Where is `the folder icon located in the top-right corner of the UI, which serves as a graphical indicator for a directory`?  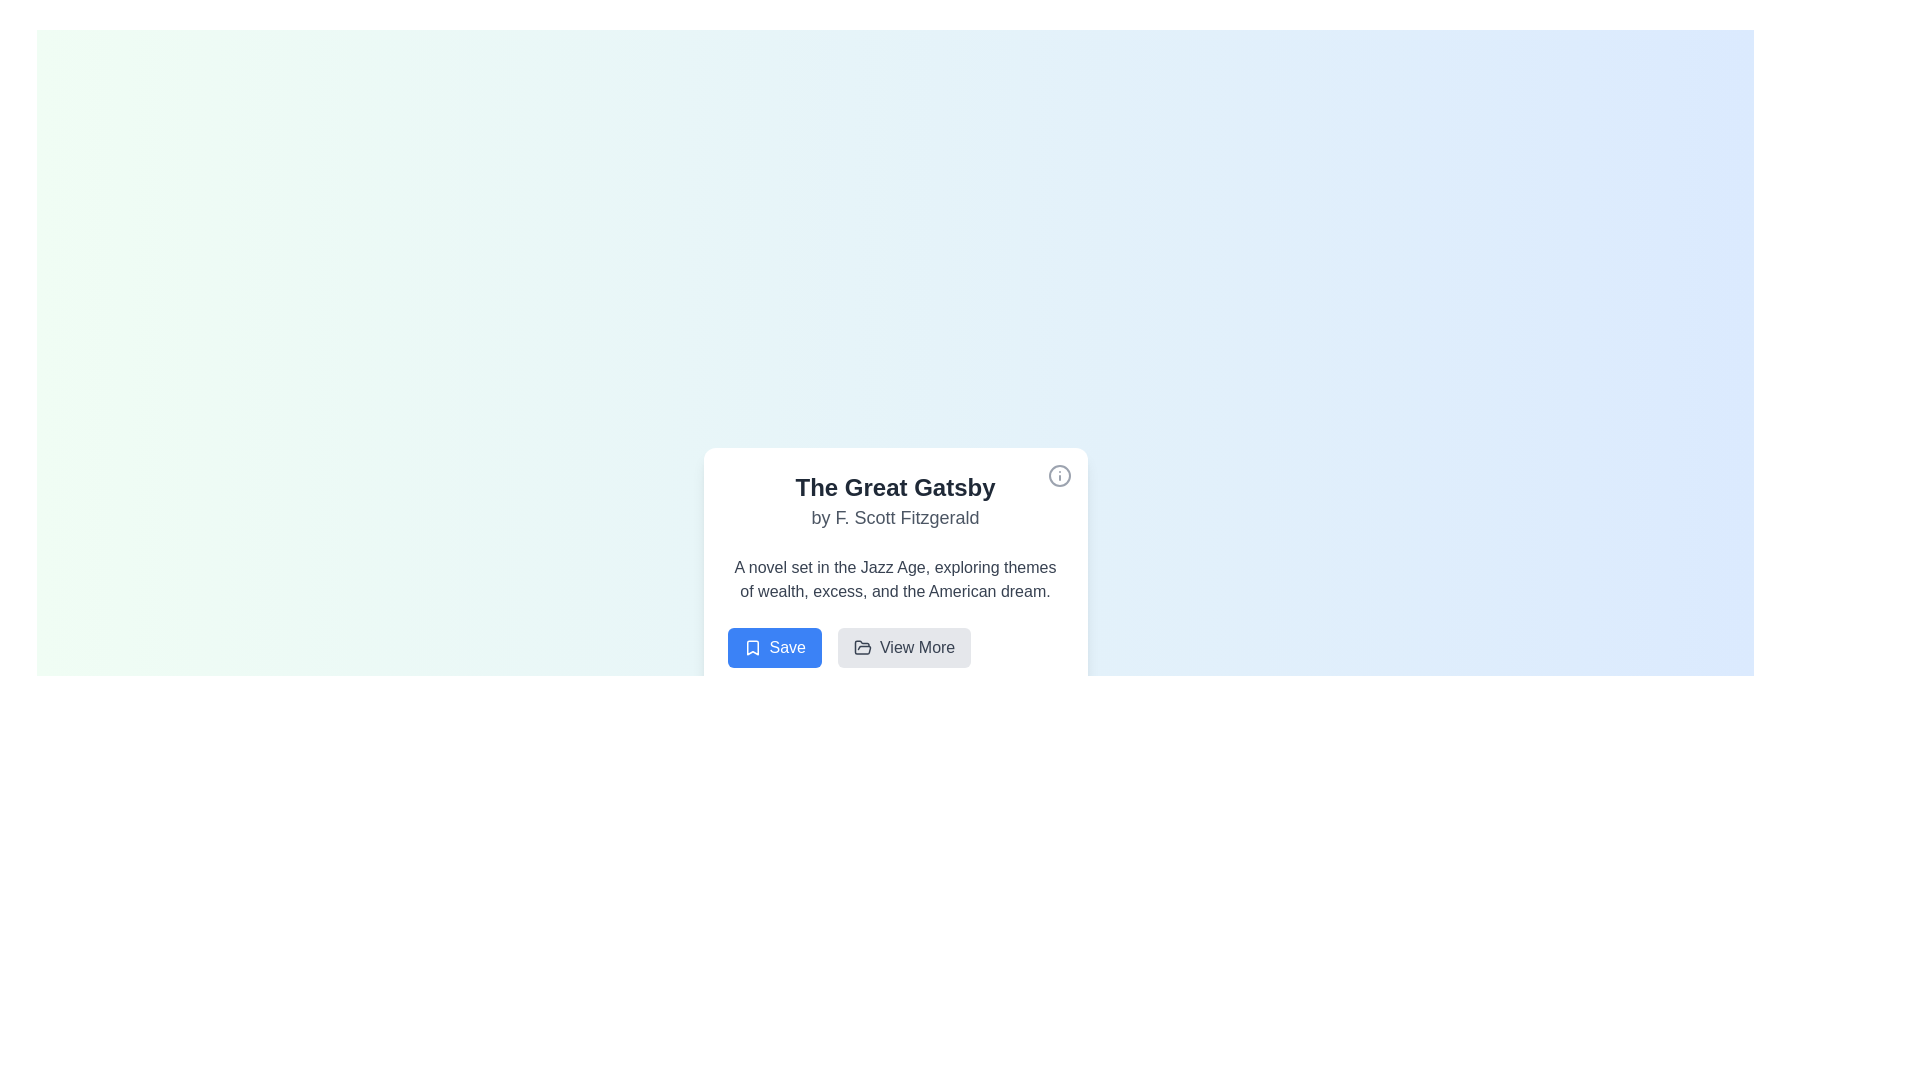
the folder icon located in the top-right corner of the UI, which serves as a graphical indicator for a directory is located at coordinates (863, 647).